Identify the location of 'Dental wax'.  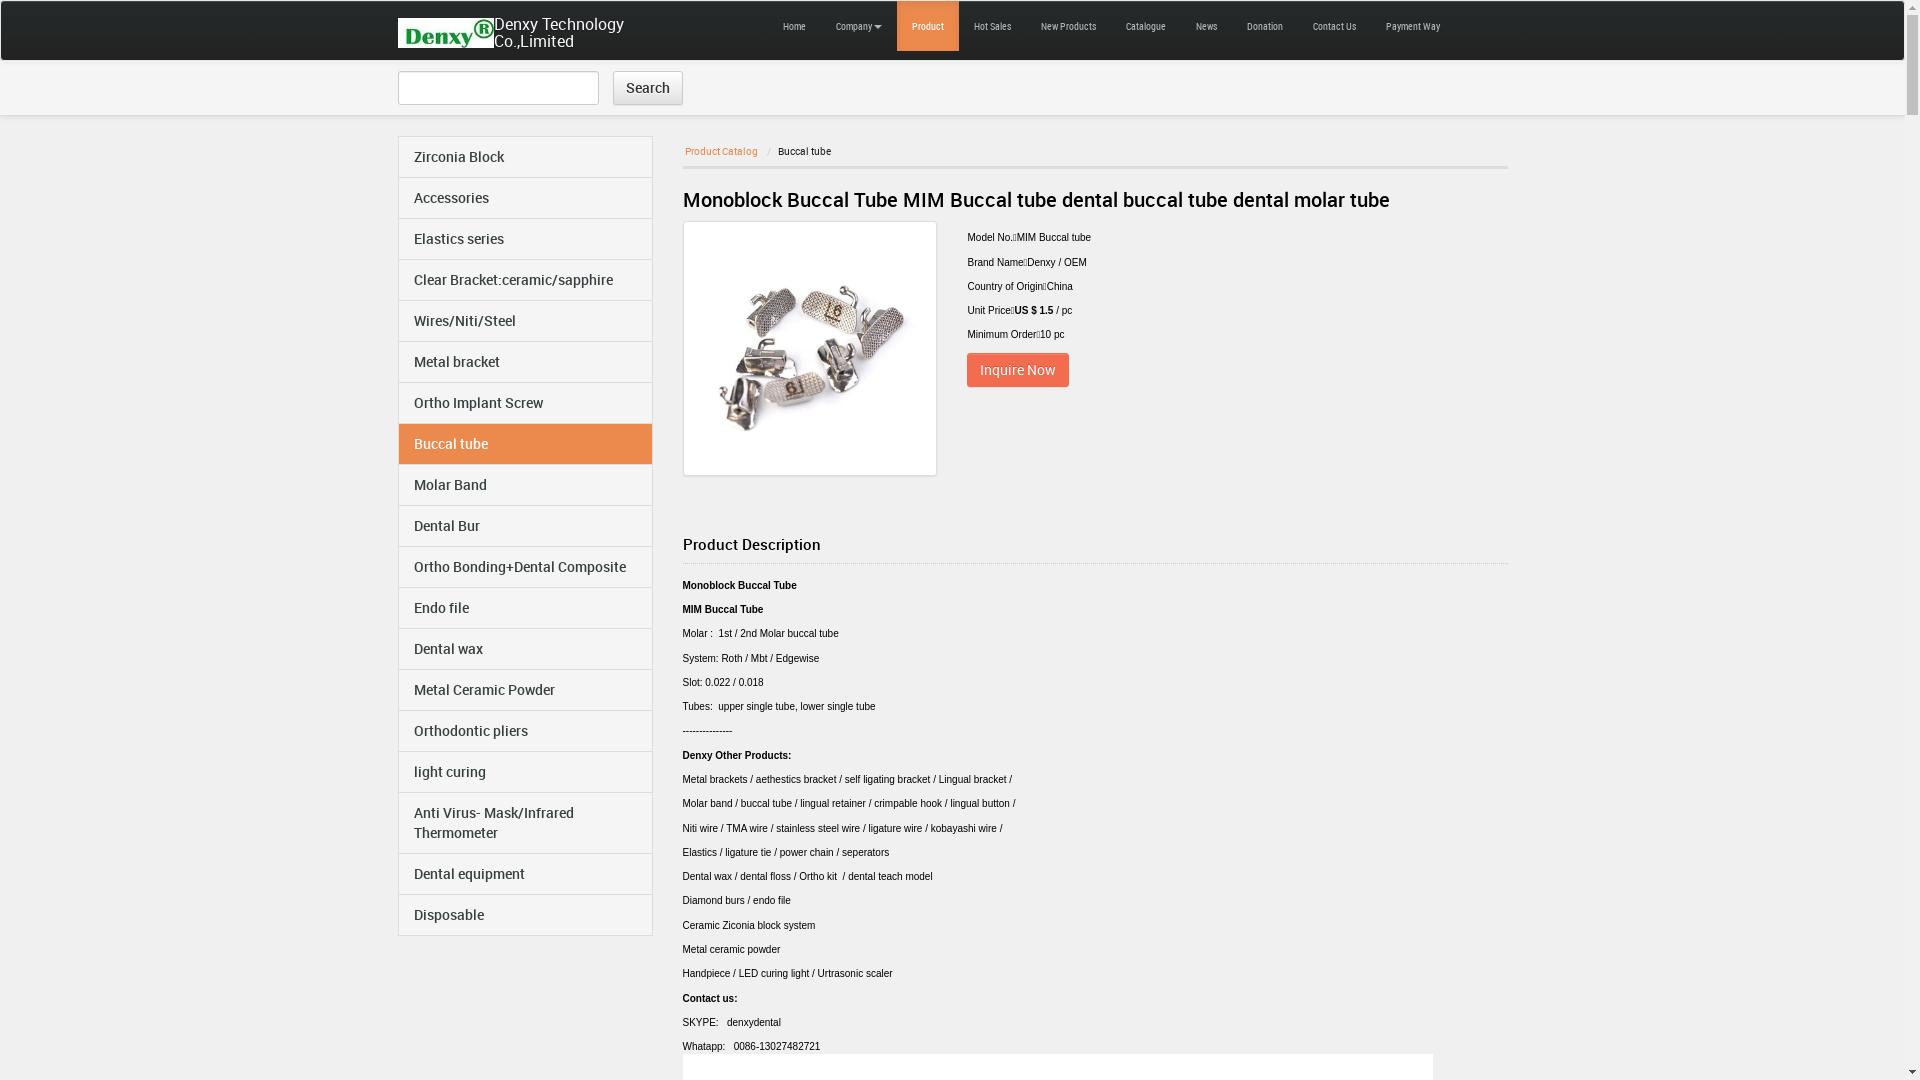
(524, 648).